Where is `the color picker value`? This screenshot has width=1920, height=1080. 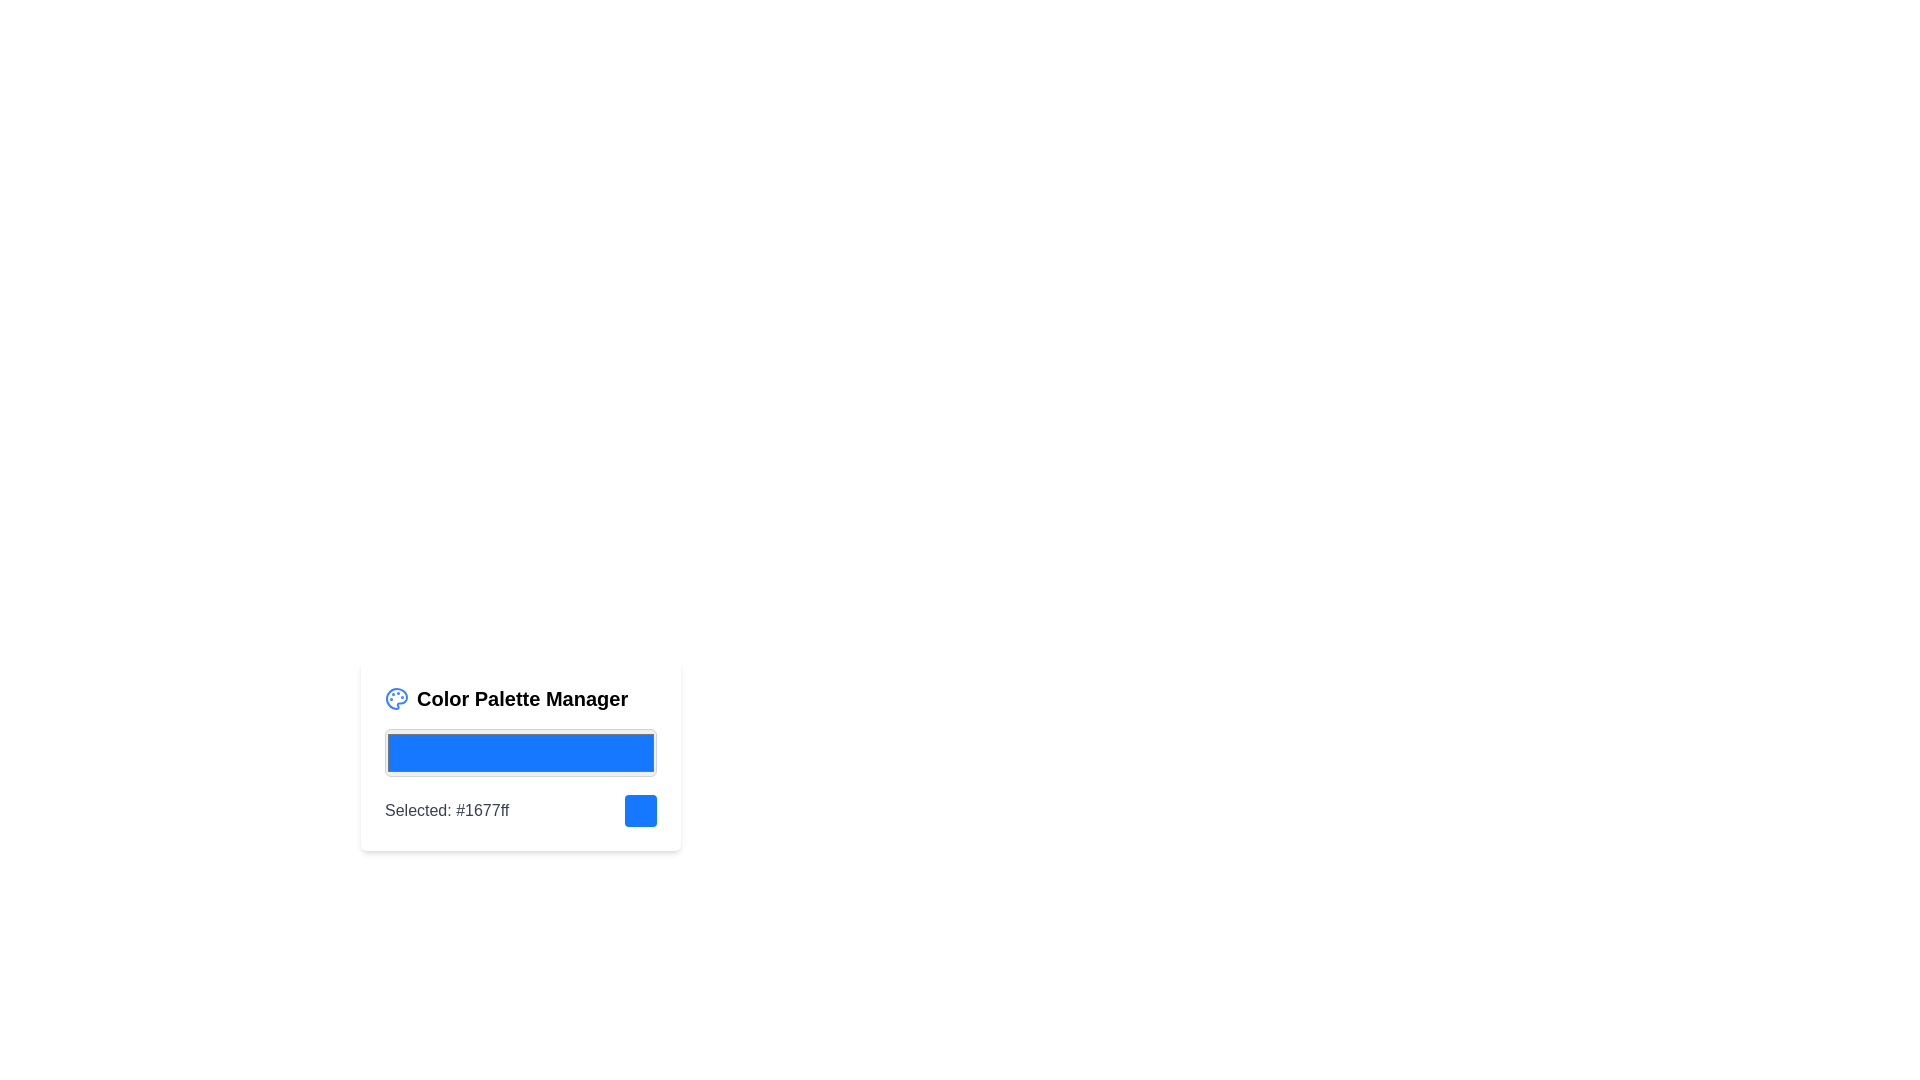 the color picker value is located at coordinates (521, 752).